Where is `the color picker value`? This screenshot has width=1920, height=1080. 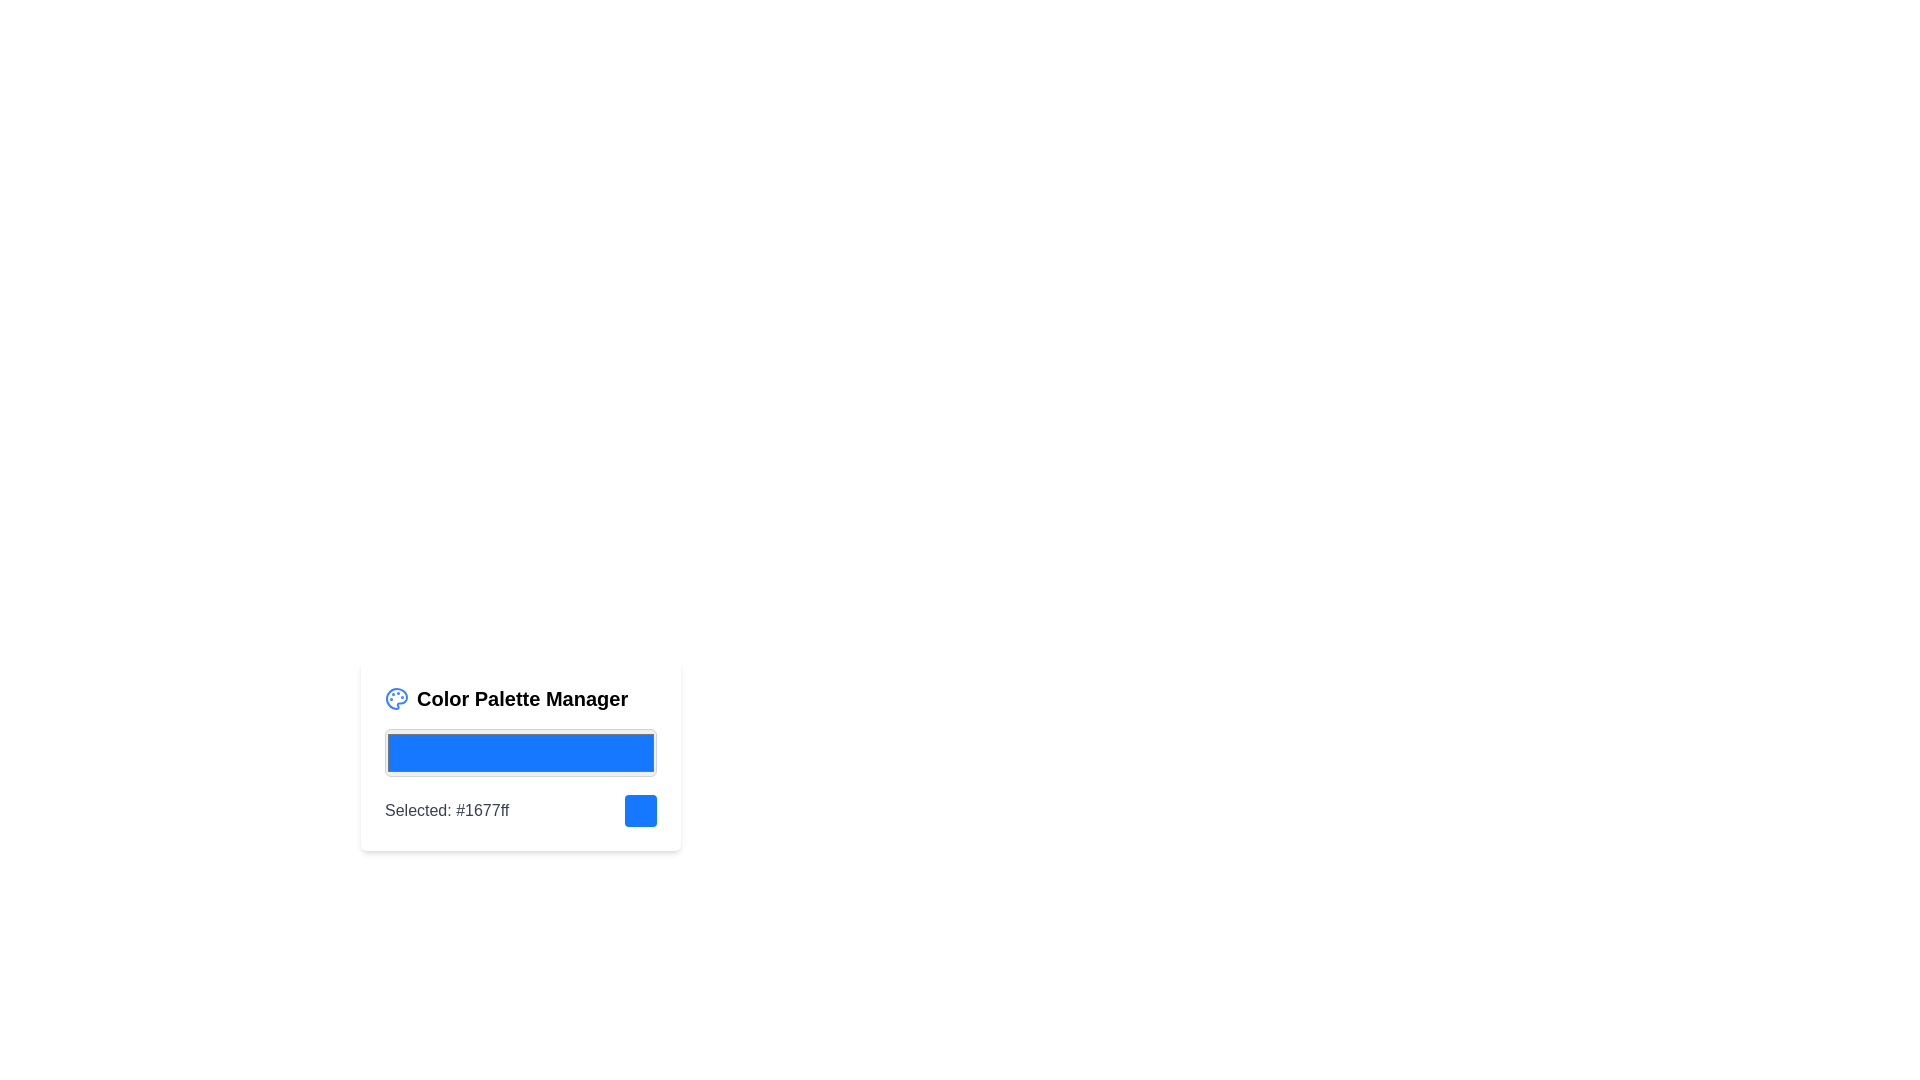 the color picker value is located at coordinates (521, 752).